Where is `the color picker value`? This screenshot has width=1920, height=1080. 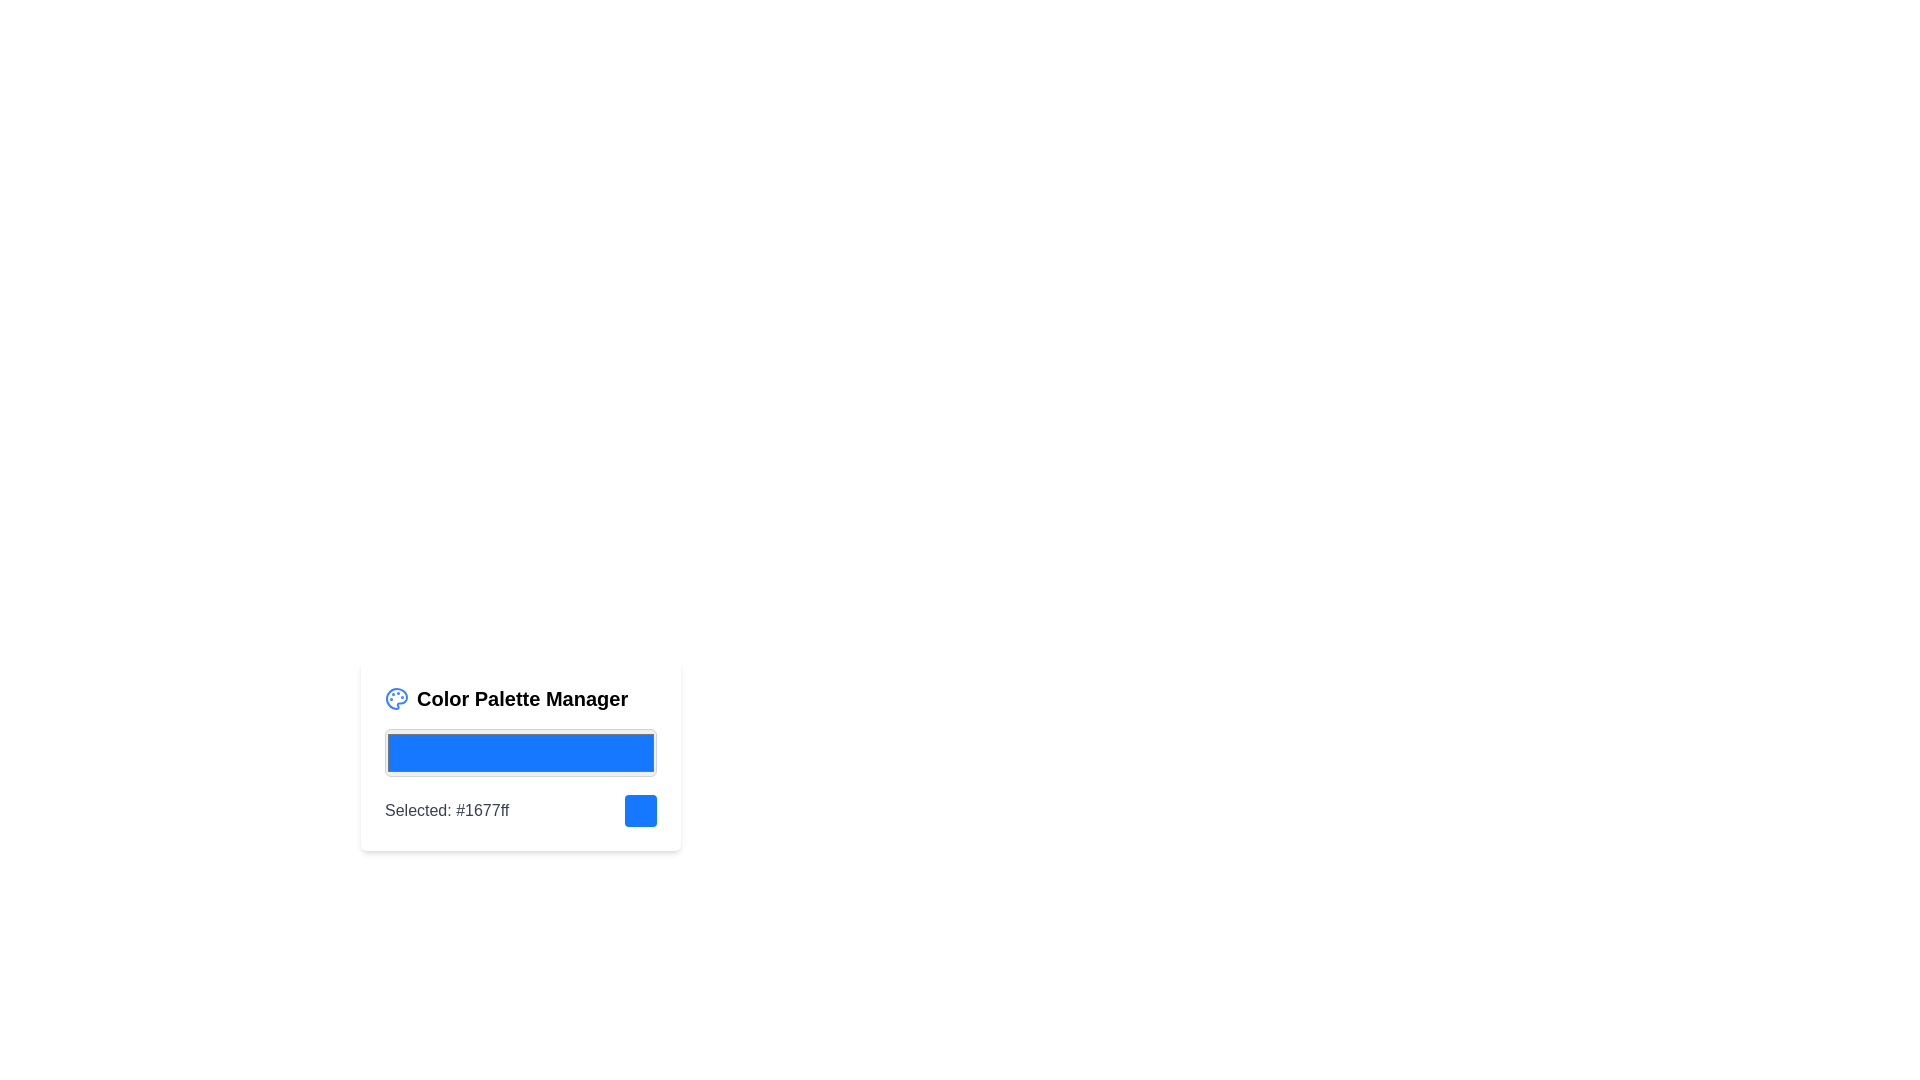 the color picker value is located at coordinates (521, 752).